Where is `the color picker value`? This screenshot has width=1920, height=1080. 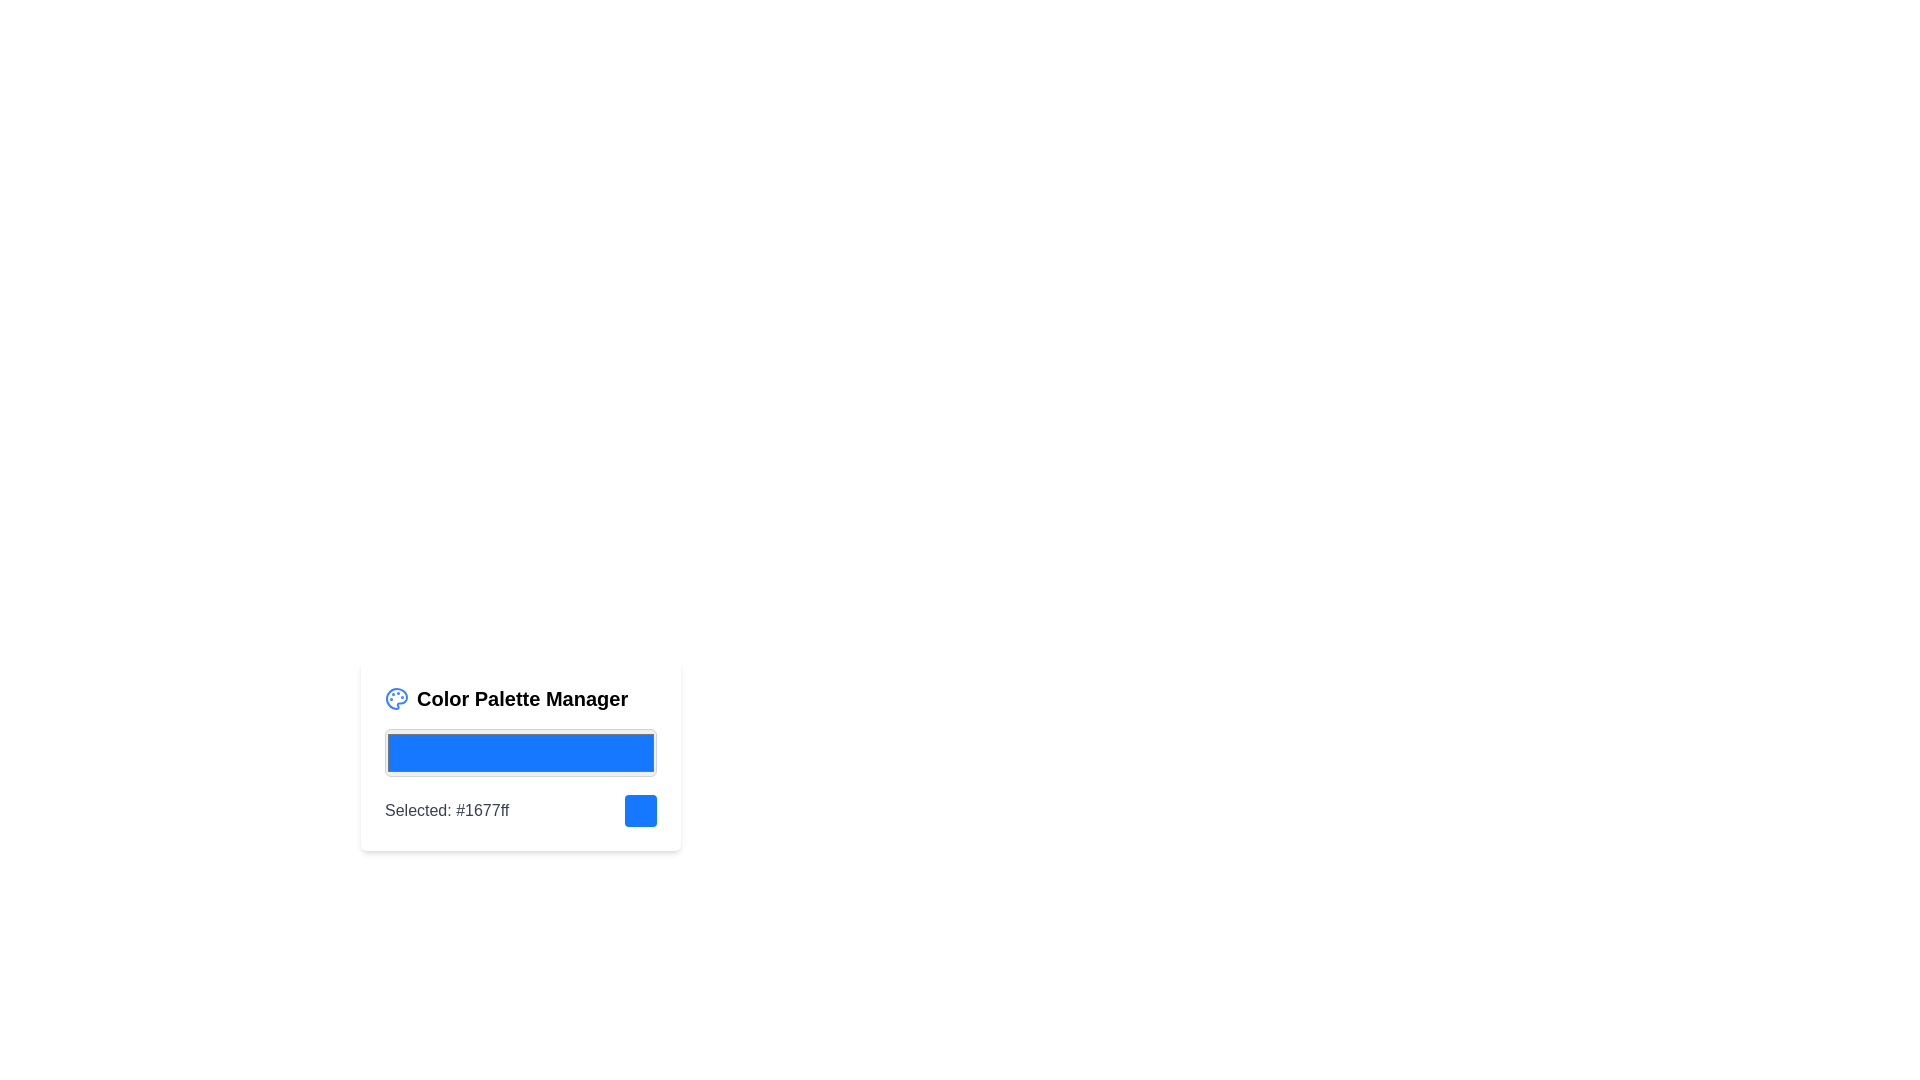 the color picker value is located at coordinates (521, 752).